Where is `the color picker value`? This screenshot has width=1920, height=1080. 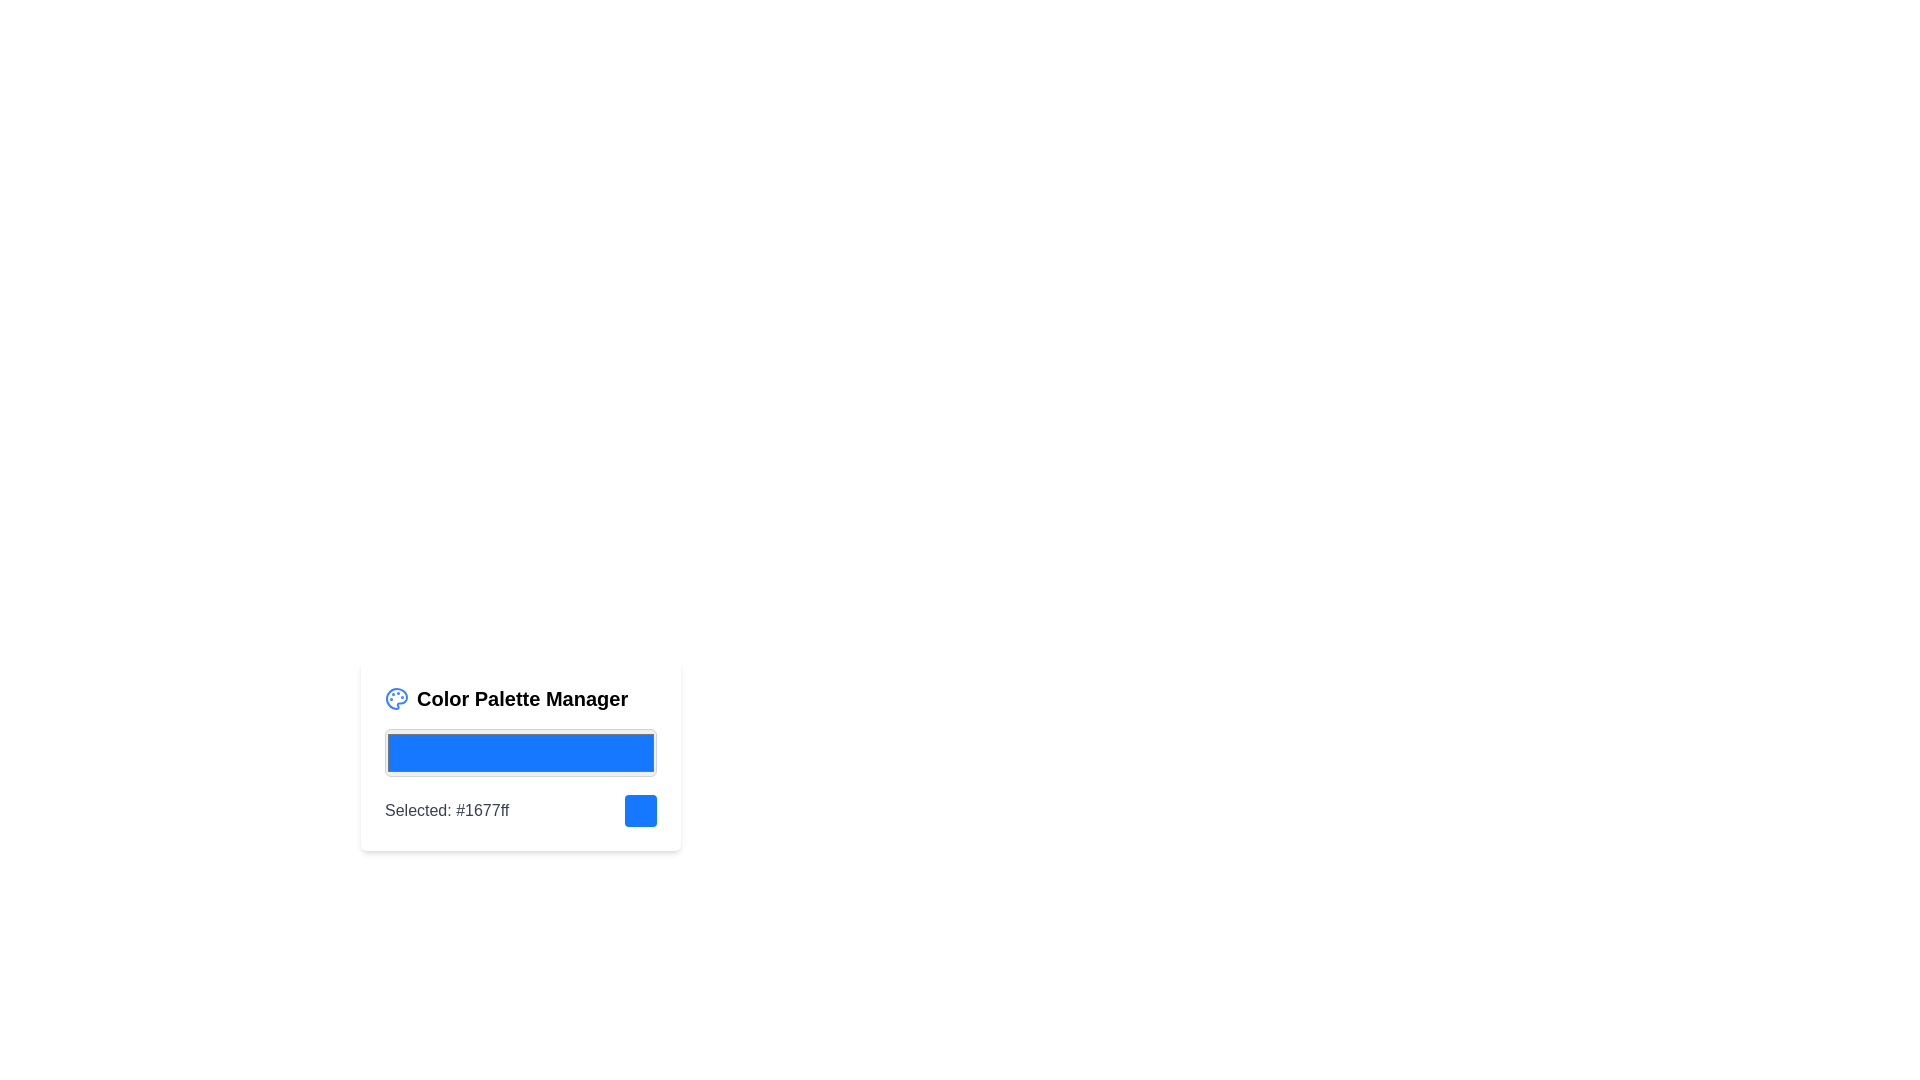 the color picker value is located at coordinates (521, 752).